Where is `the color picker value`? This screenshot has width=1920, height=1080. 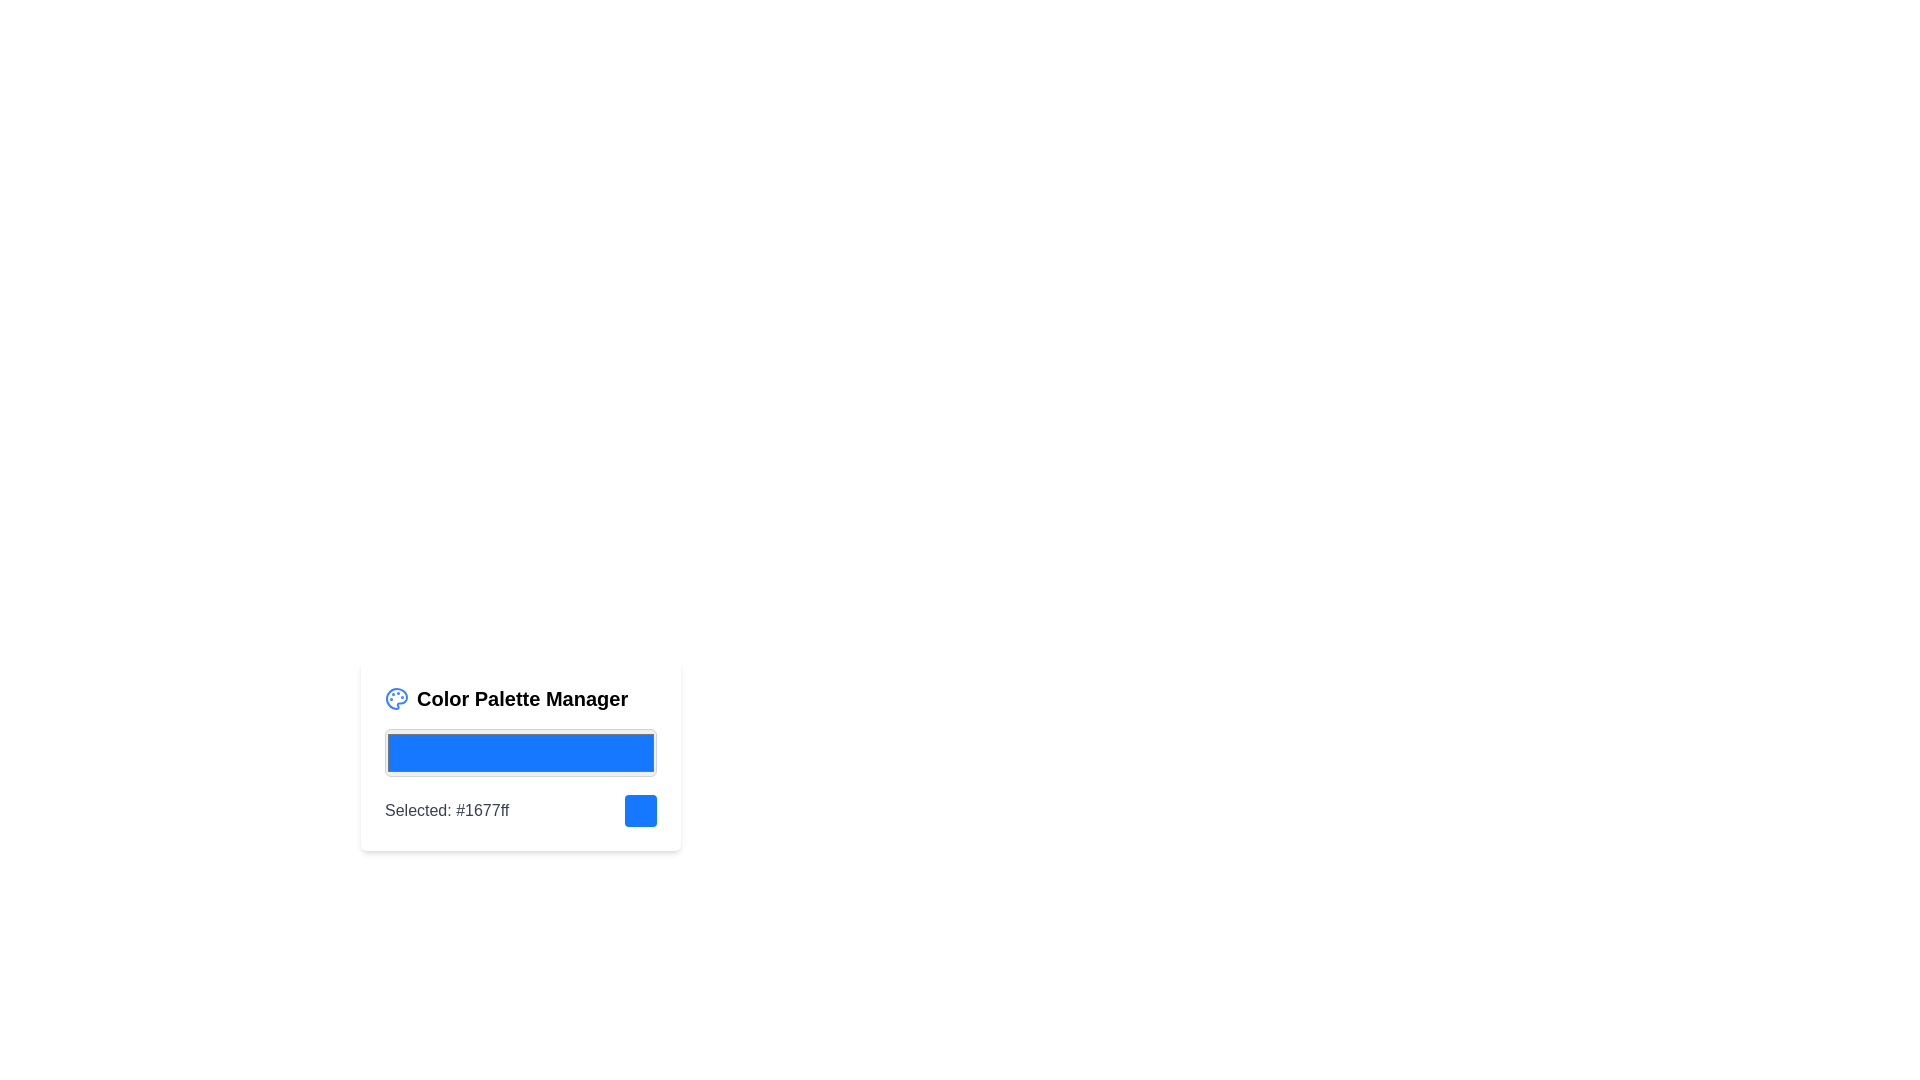 the color picker value is located at coordinates (521, 752).